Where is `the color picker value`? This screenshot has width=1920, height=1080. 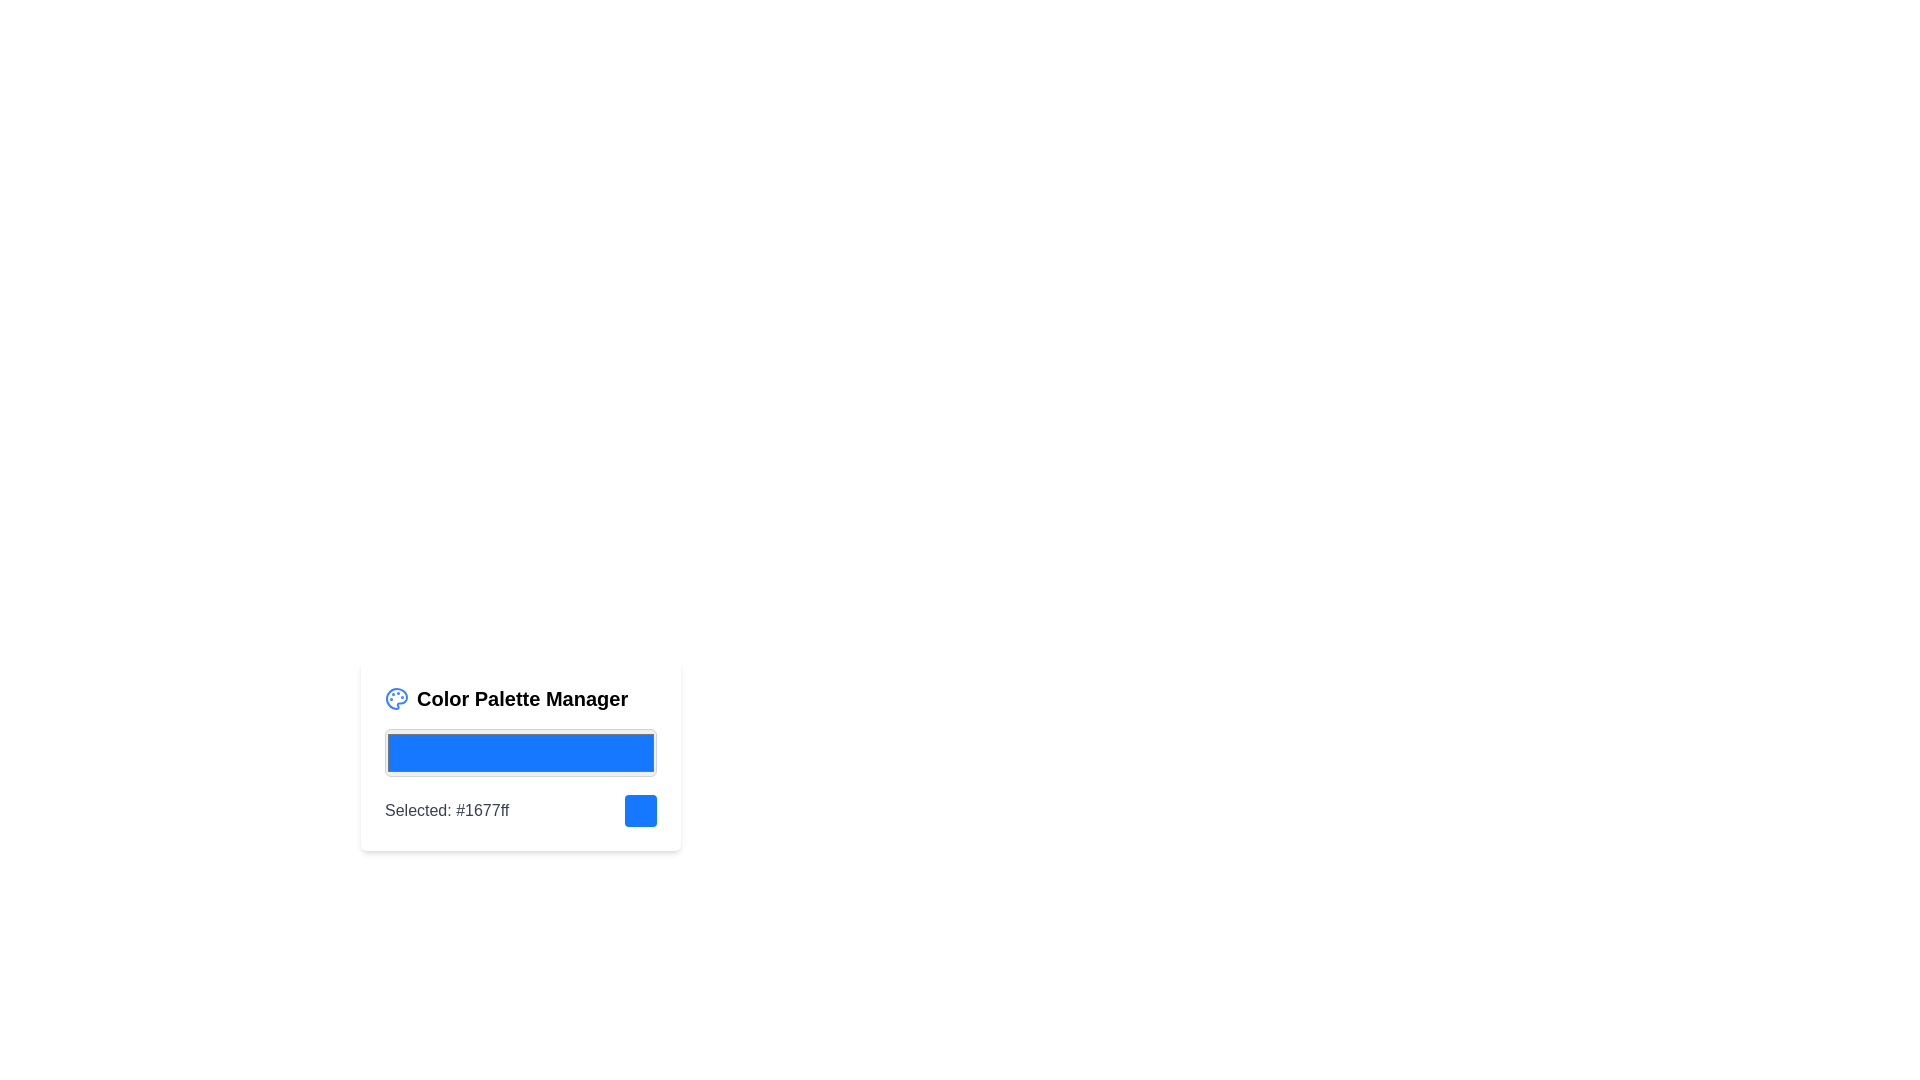 the color picker value is located at coordinates (521, 752).